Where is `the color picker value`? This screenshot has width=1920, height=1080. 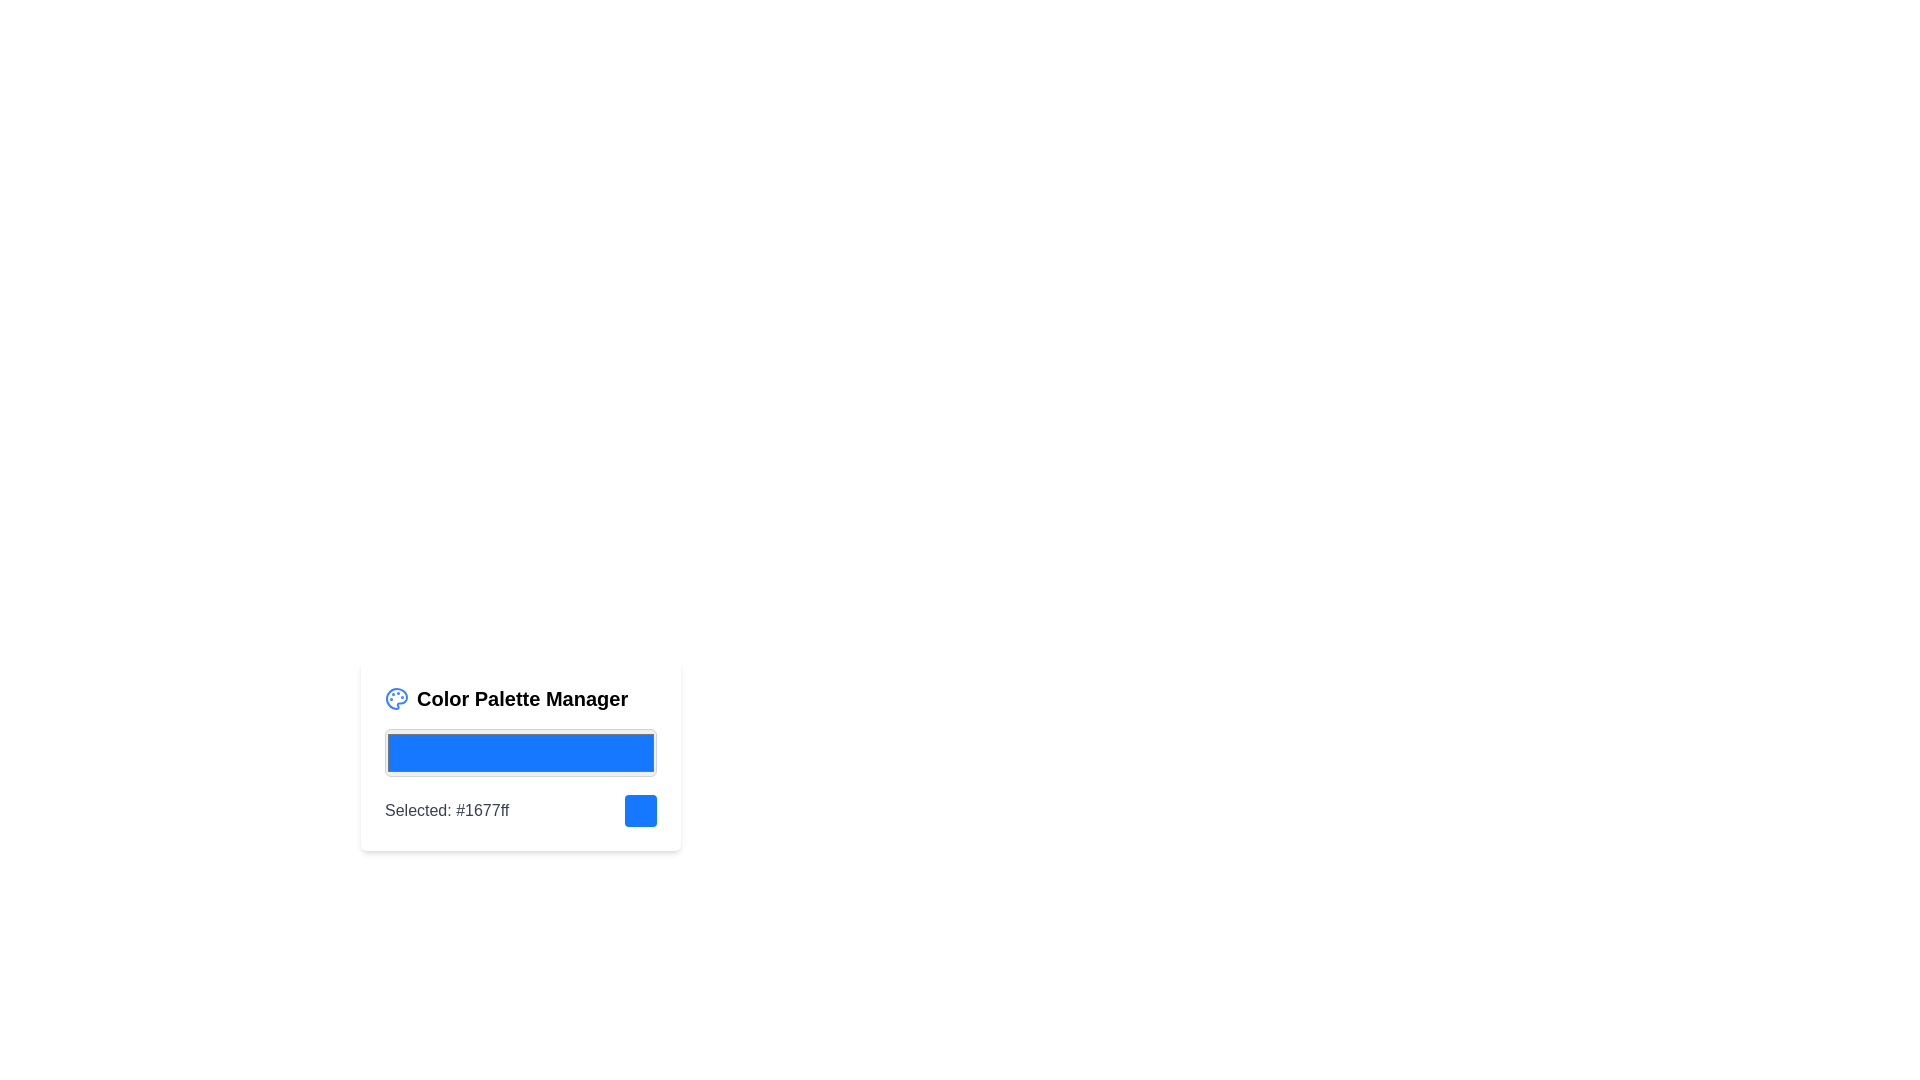 the color picker value is located at coordinates (521, 752).